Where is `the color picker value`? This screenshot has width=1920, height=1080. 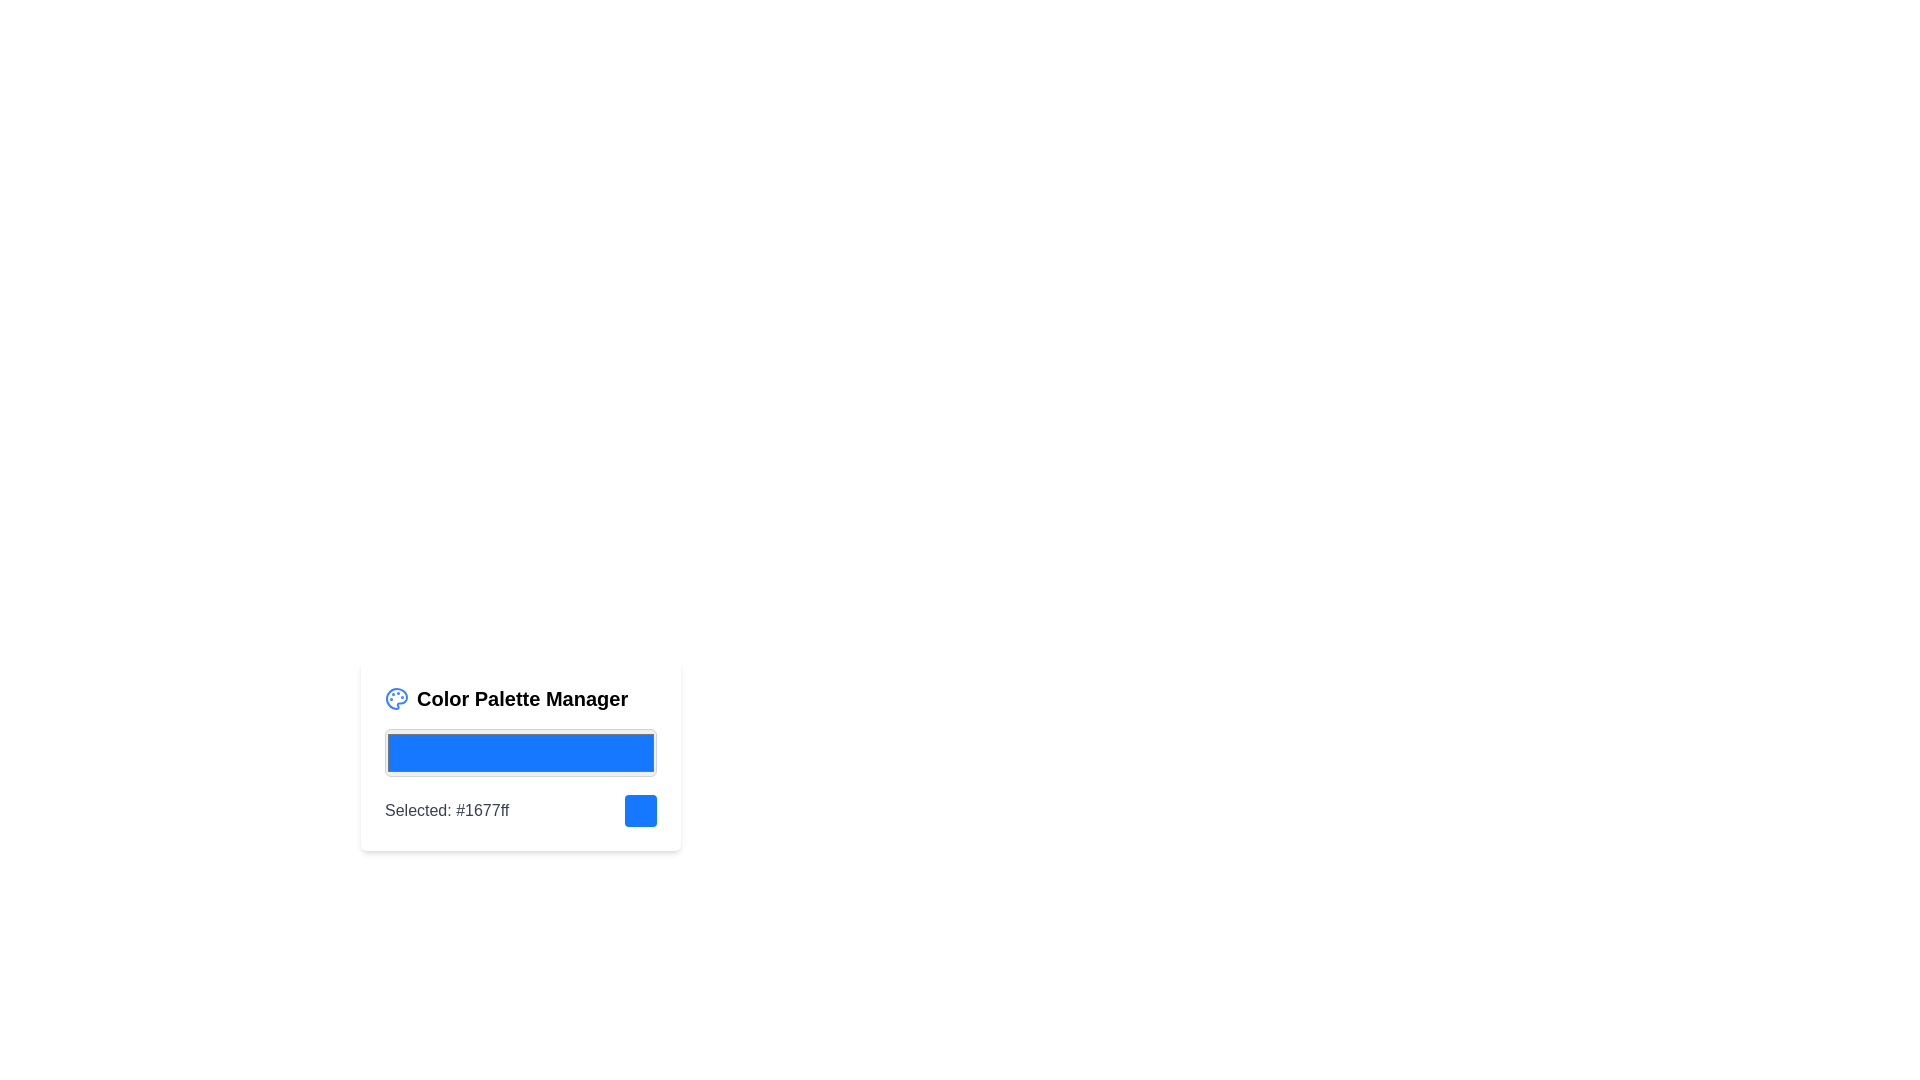 the color picker value is located at coordinates (521, 752).